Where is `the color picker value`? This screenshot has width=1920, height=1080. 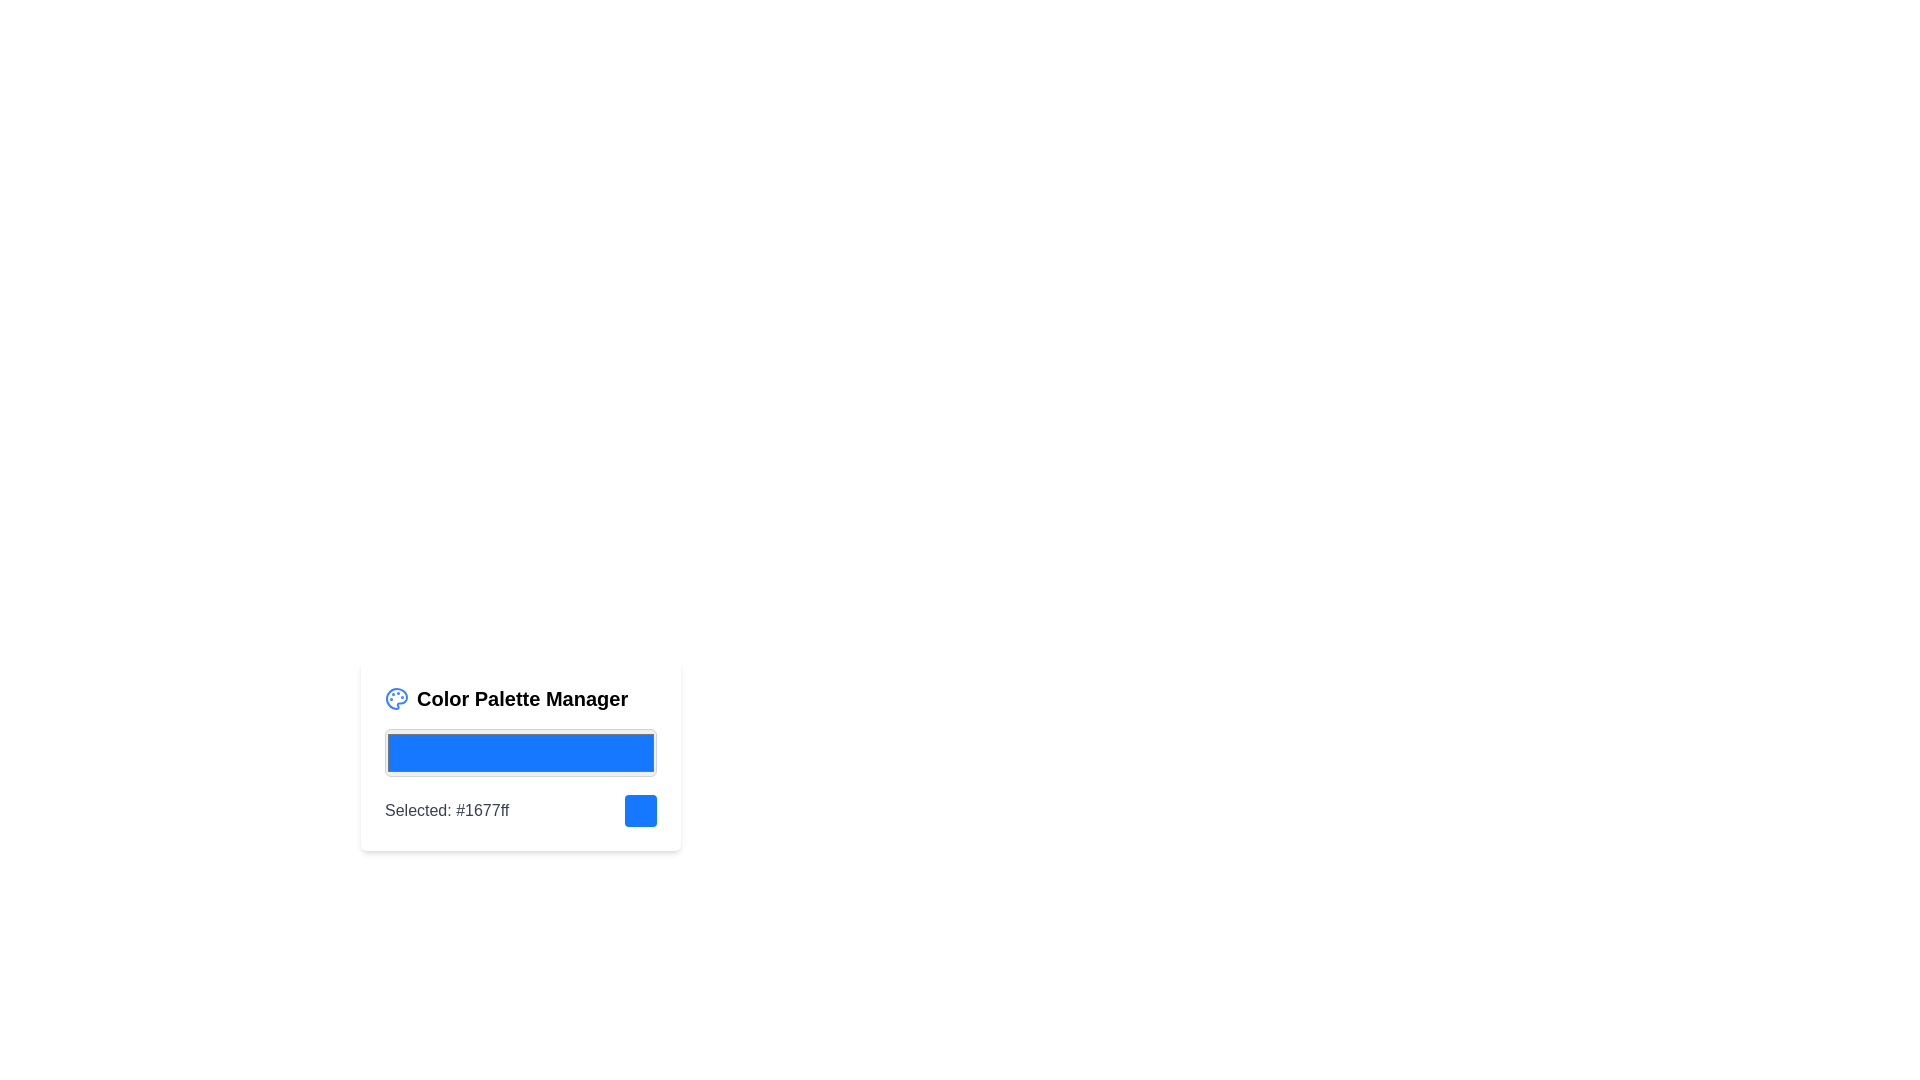 the color picker value is located at coordinates (521, 752).